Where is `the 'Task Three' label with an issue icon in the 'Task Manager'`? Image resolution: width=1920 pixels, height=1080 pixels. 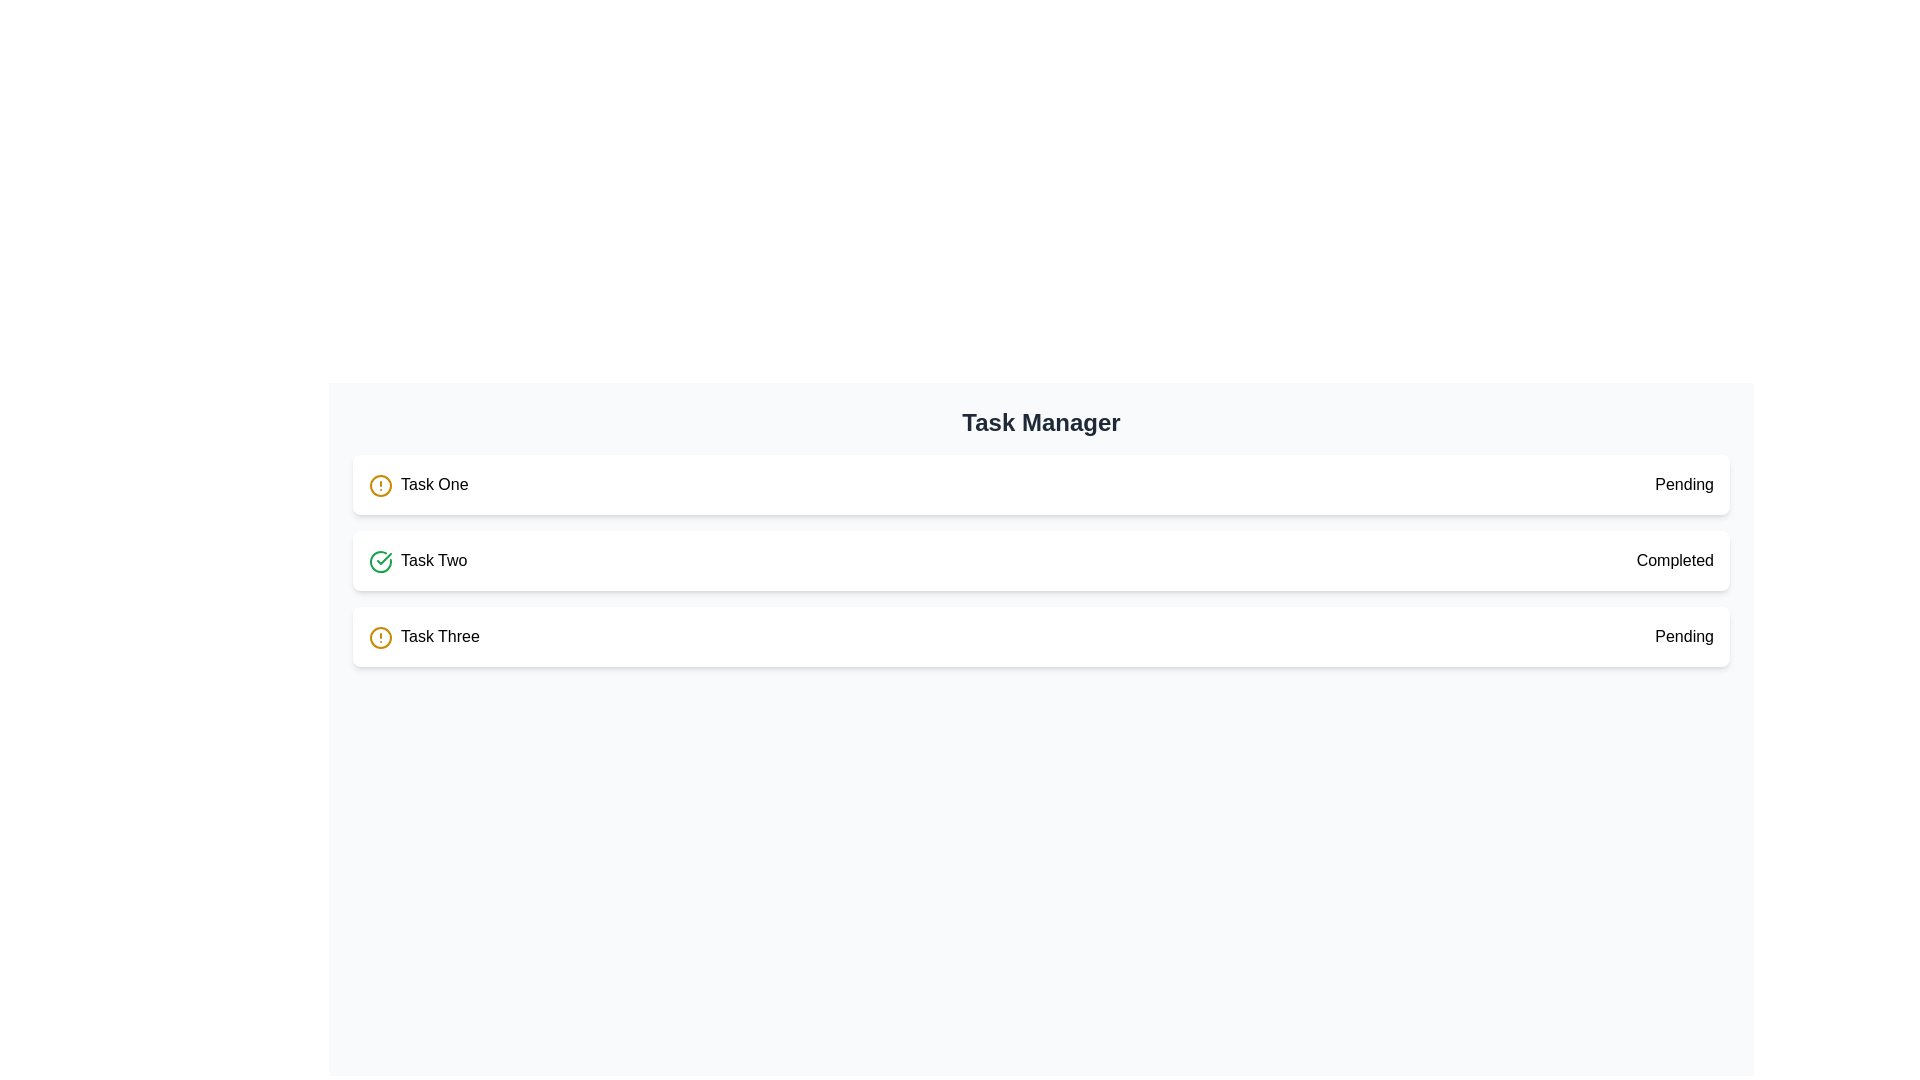 the 'Task Three' label with an issue icon in the 'Task Manager' is located at coordinates (423, 636).